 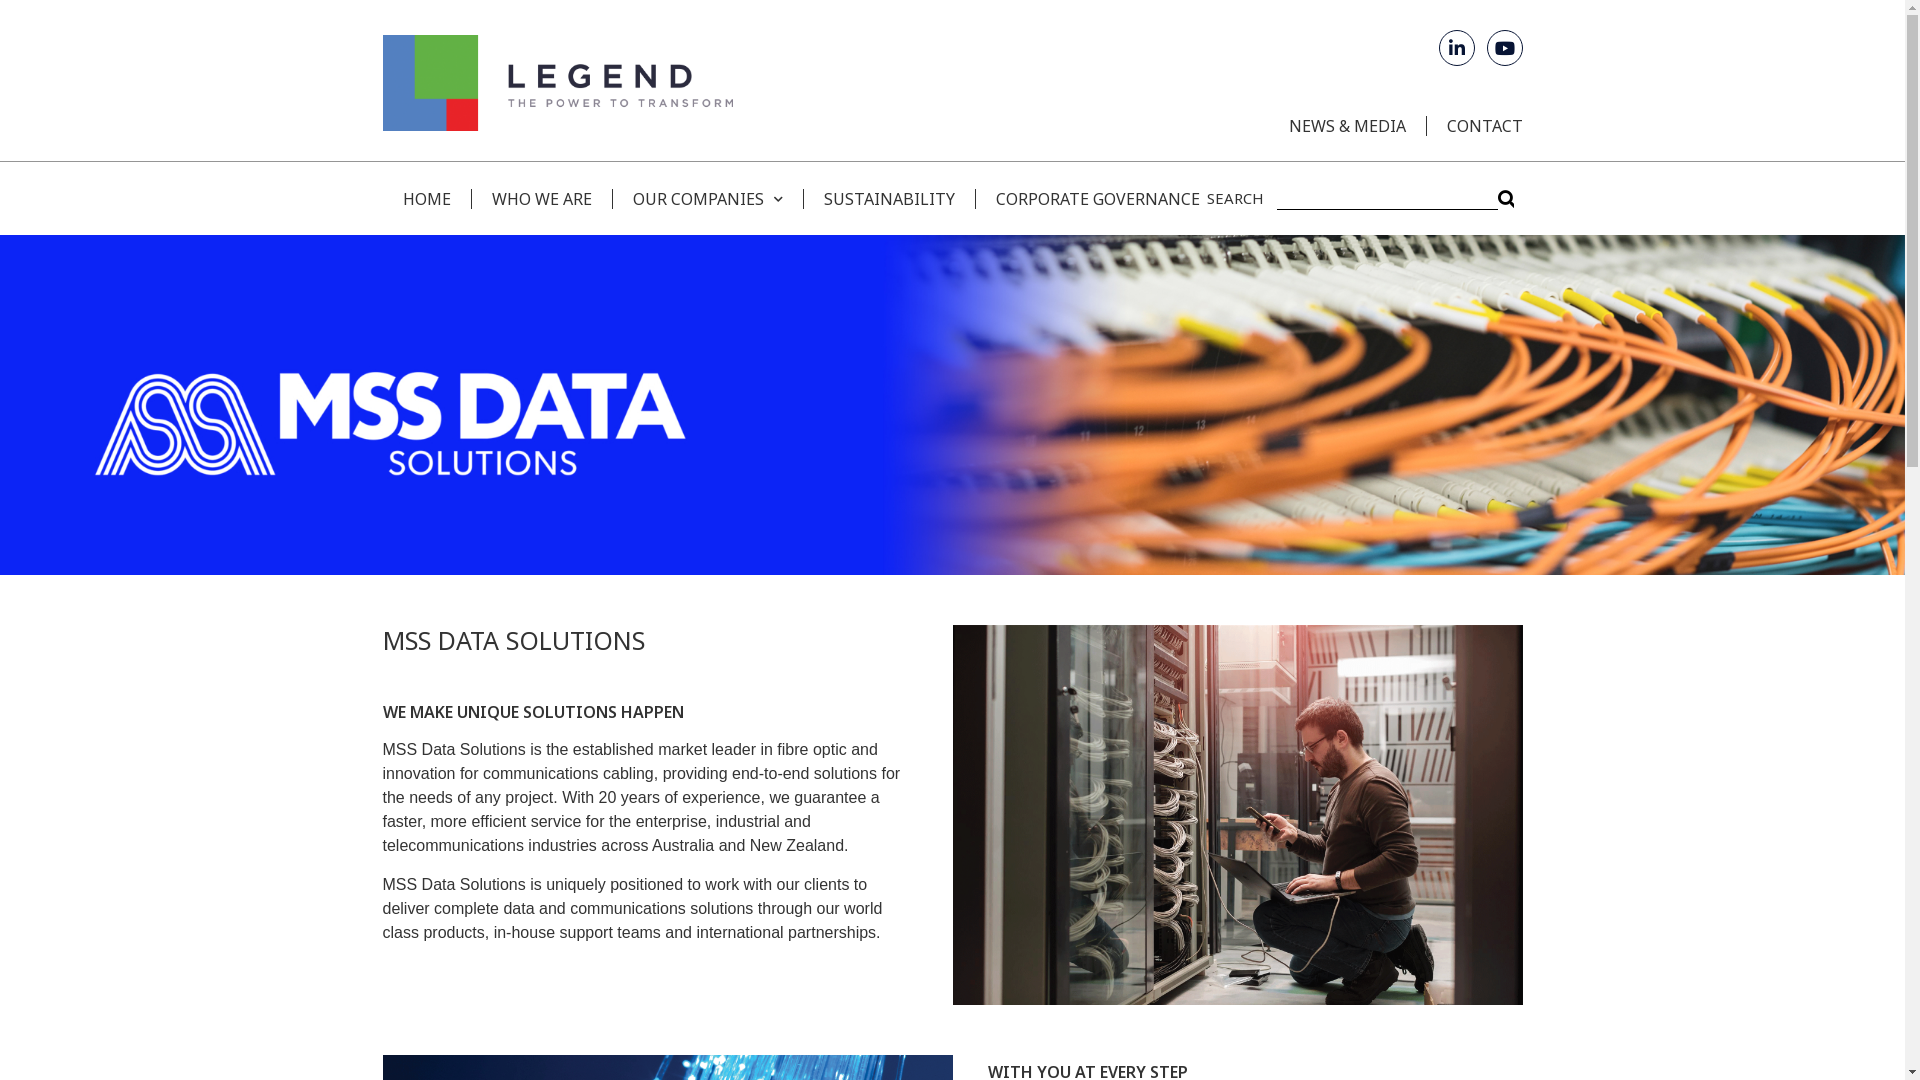 I want to click on 'NEWS & MEDIA', so click(x=1346, y=126).